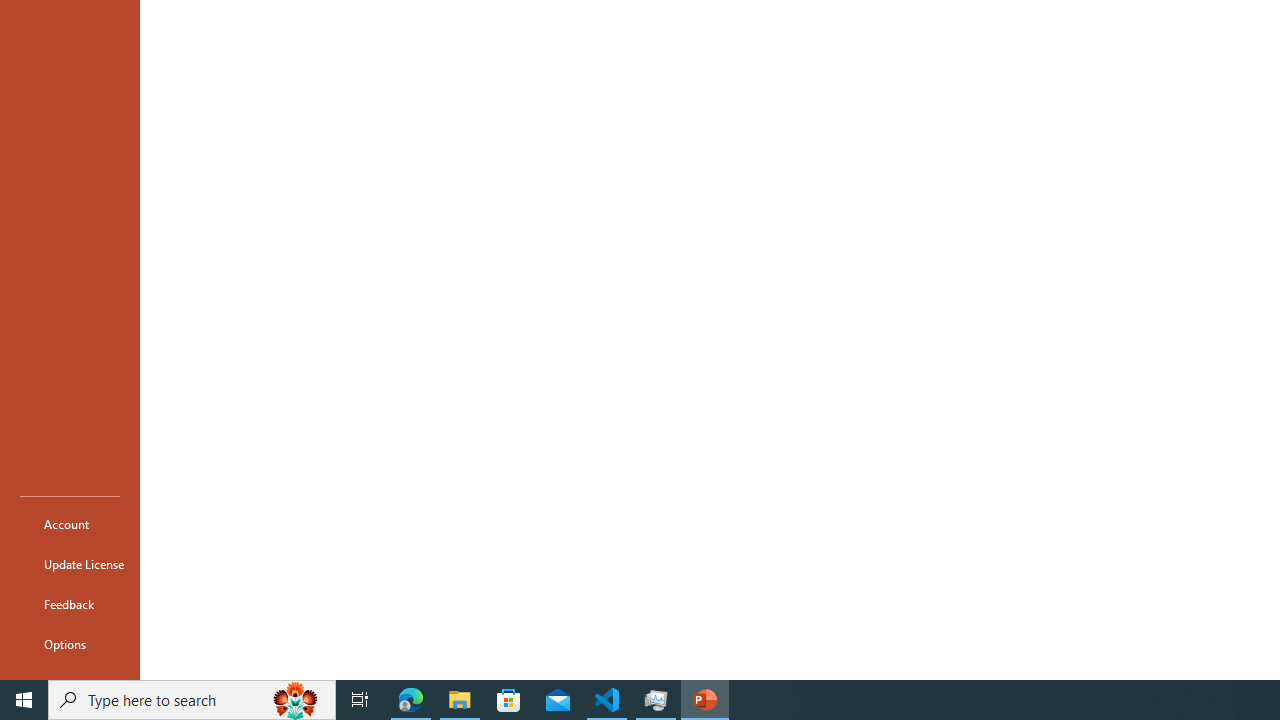 This screenshot has width=1280, height=720. Describe the element at coordinates (69, 564) in the screenshot. I see `'Update License'` at that location.